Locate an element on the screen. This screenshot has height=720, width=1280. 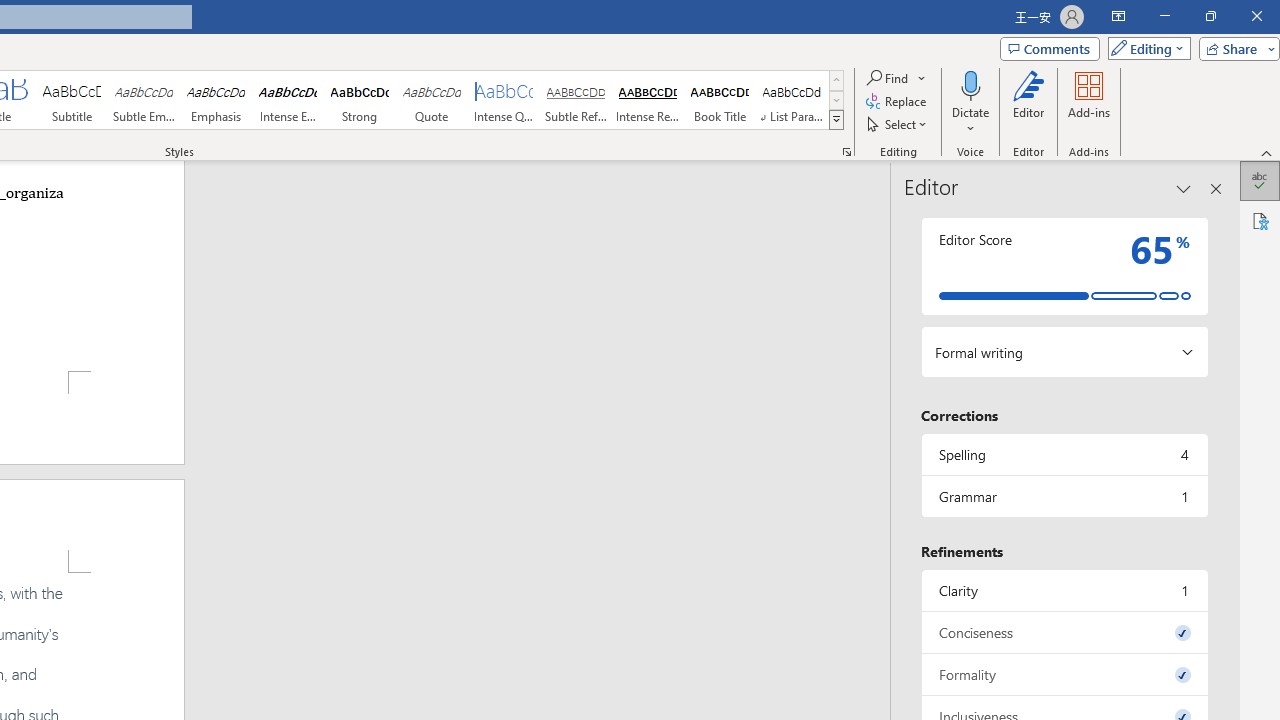
'Share' is located at coordinates (1234, 47).